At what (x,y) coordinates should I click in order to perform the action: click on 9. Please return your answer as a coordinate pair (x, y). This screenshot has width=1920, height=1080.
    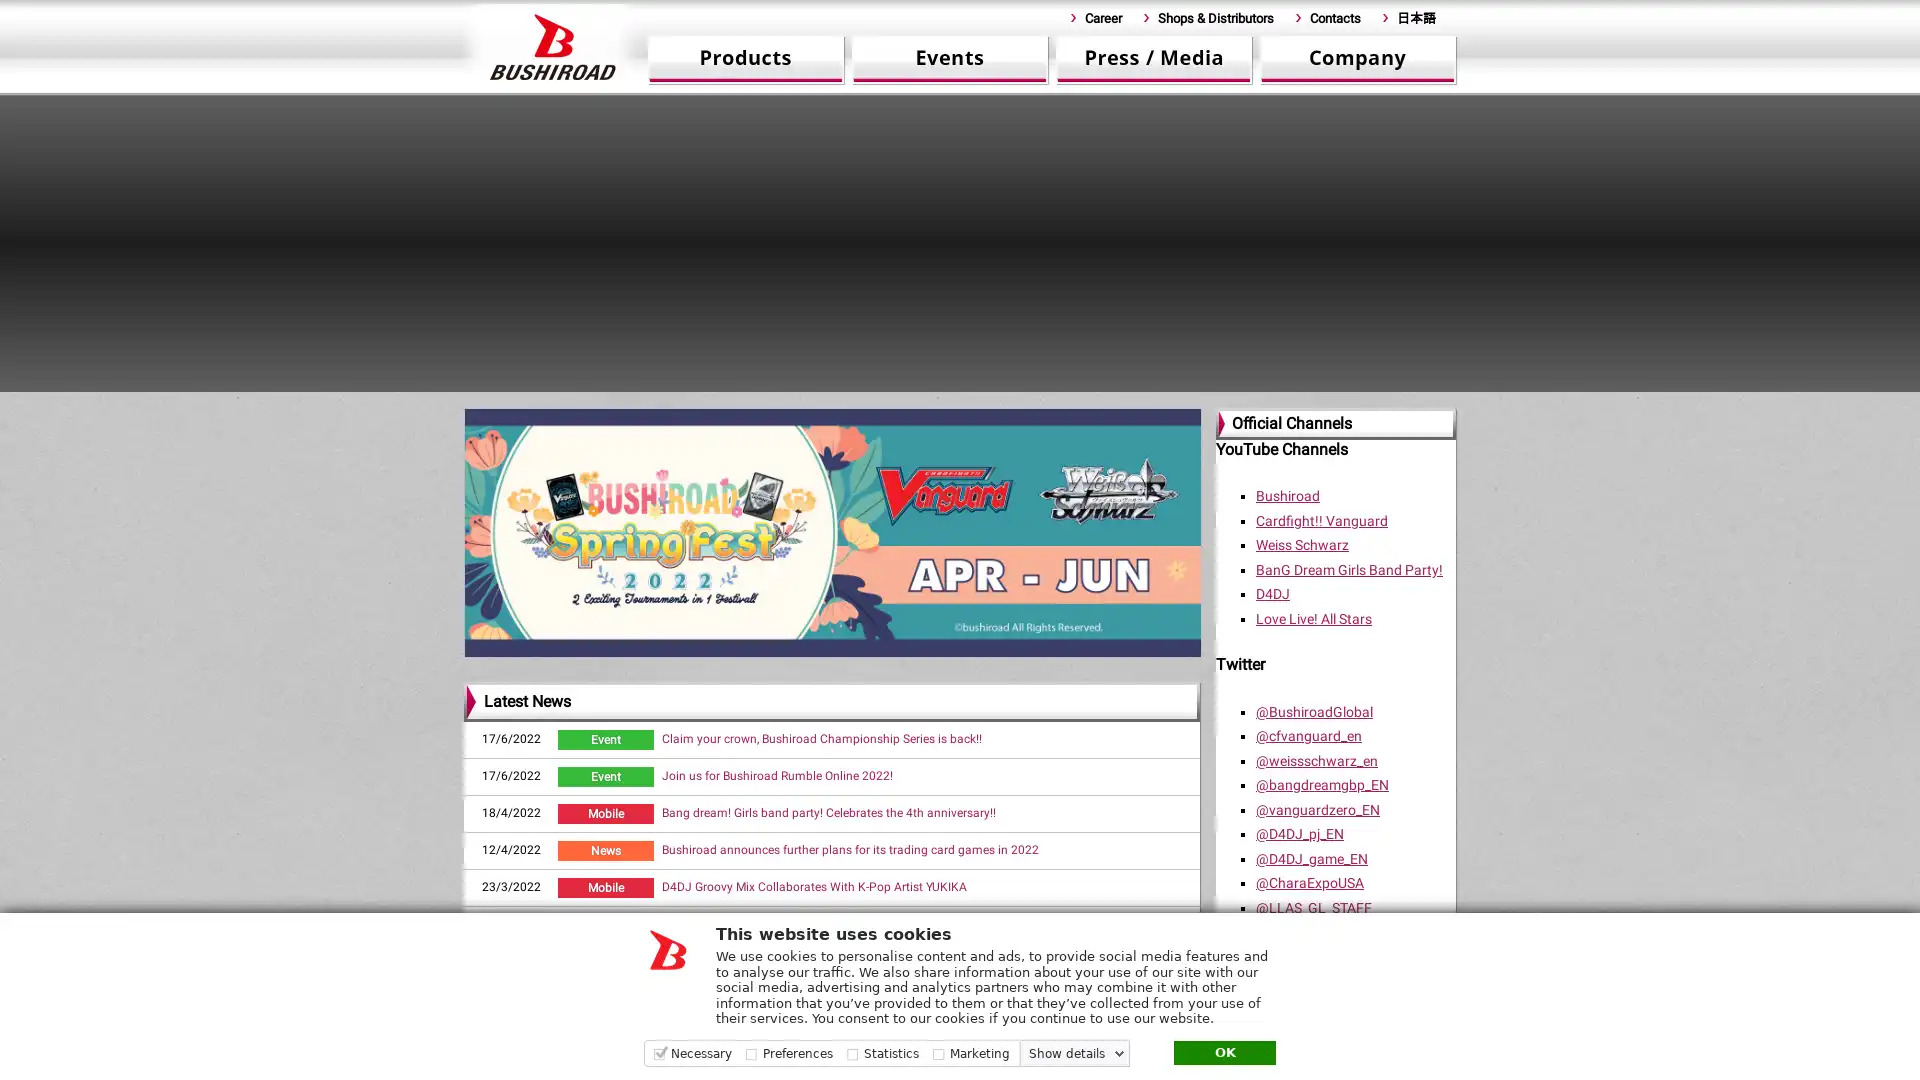
    Looking at the image, I should click on (974, 384).